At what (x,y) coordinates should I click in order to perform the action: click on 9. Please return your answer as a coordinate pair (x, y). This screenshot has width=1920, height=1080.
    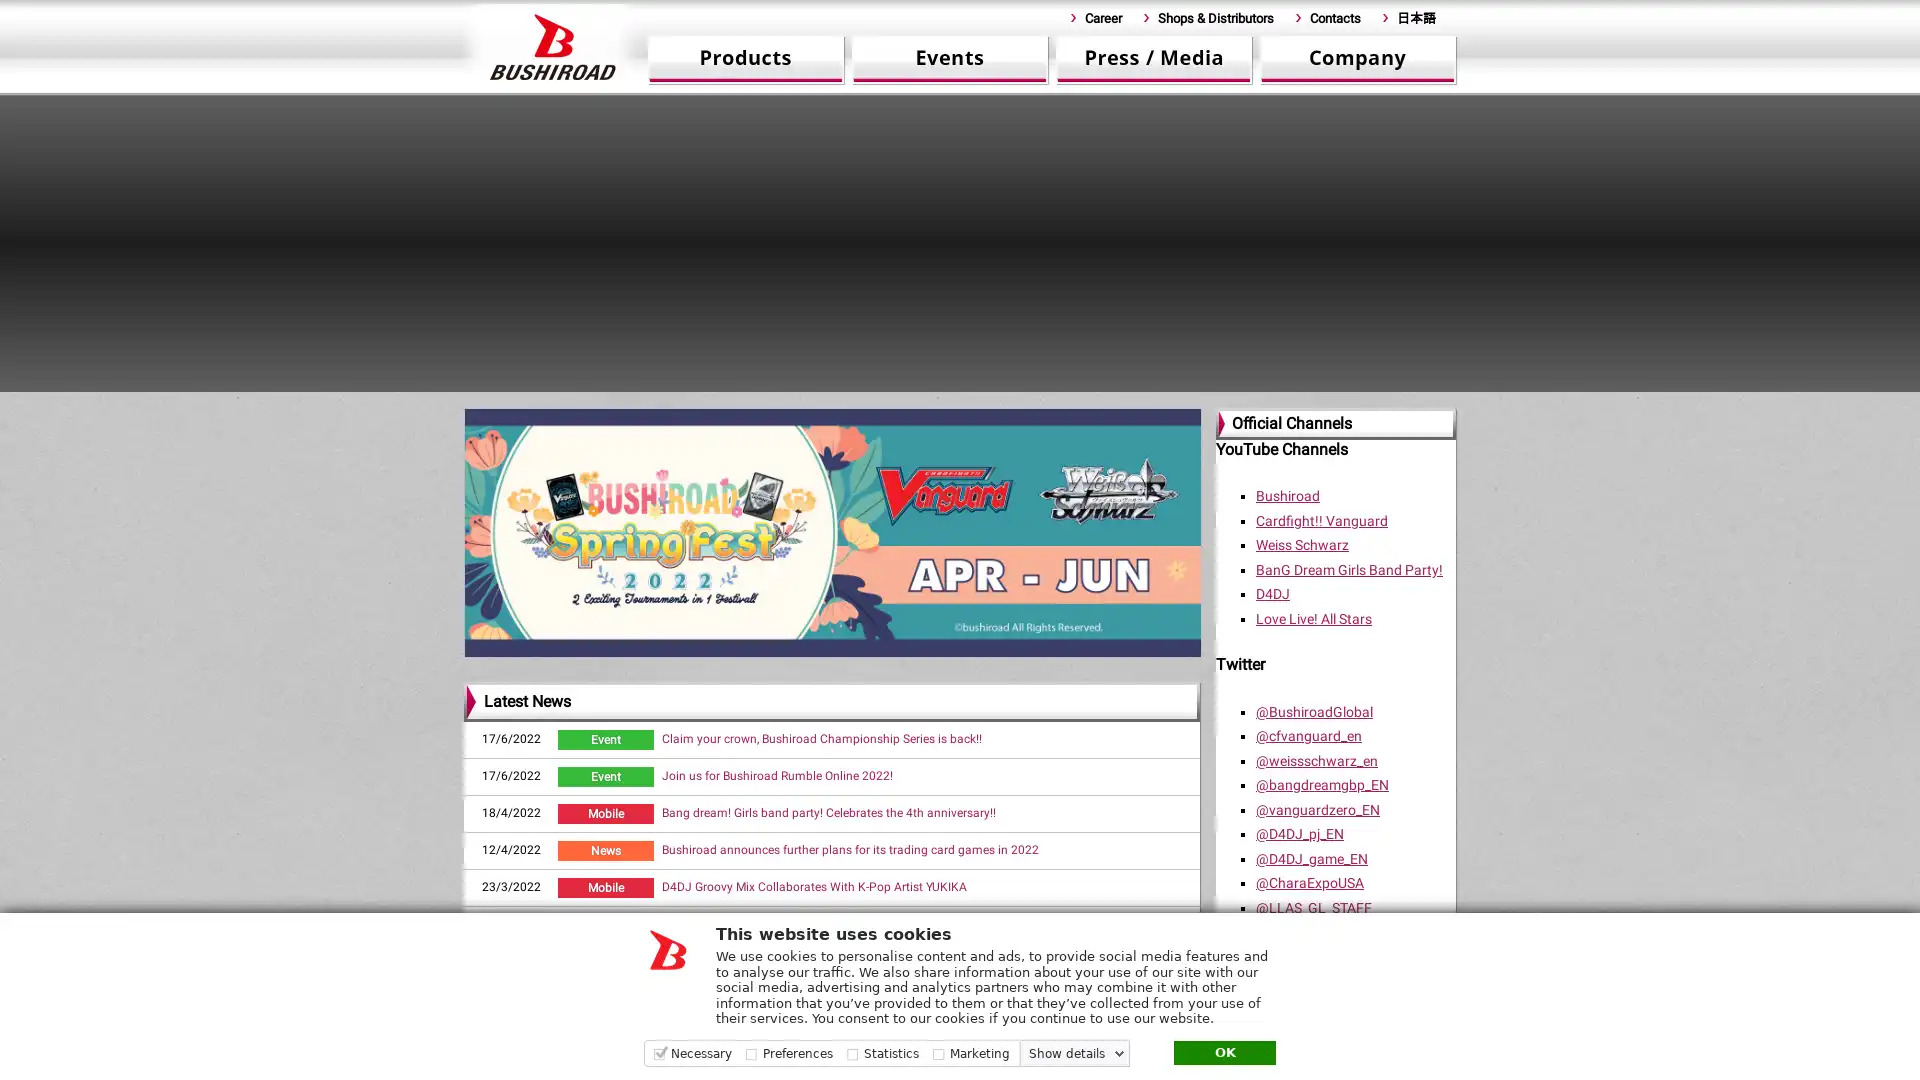
    Looking at the image, I should click on (974, 384).